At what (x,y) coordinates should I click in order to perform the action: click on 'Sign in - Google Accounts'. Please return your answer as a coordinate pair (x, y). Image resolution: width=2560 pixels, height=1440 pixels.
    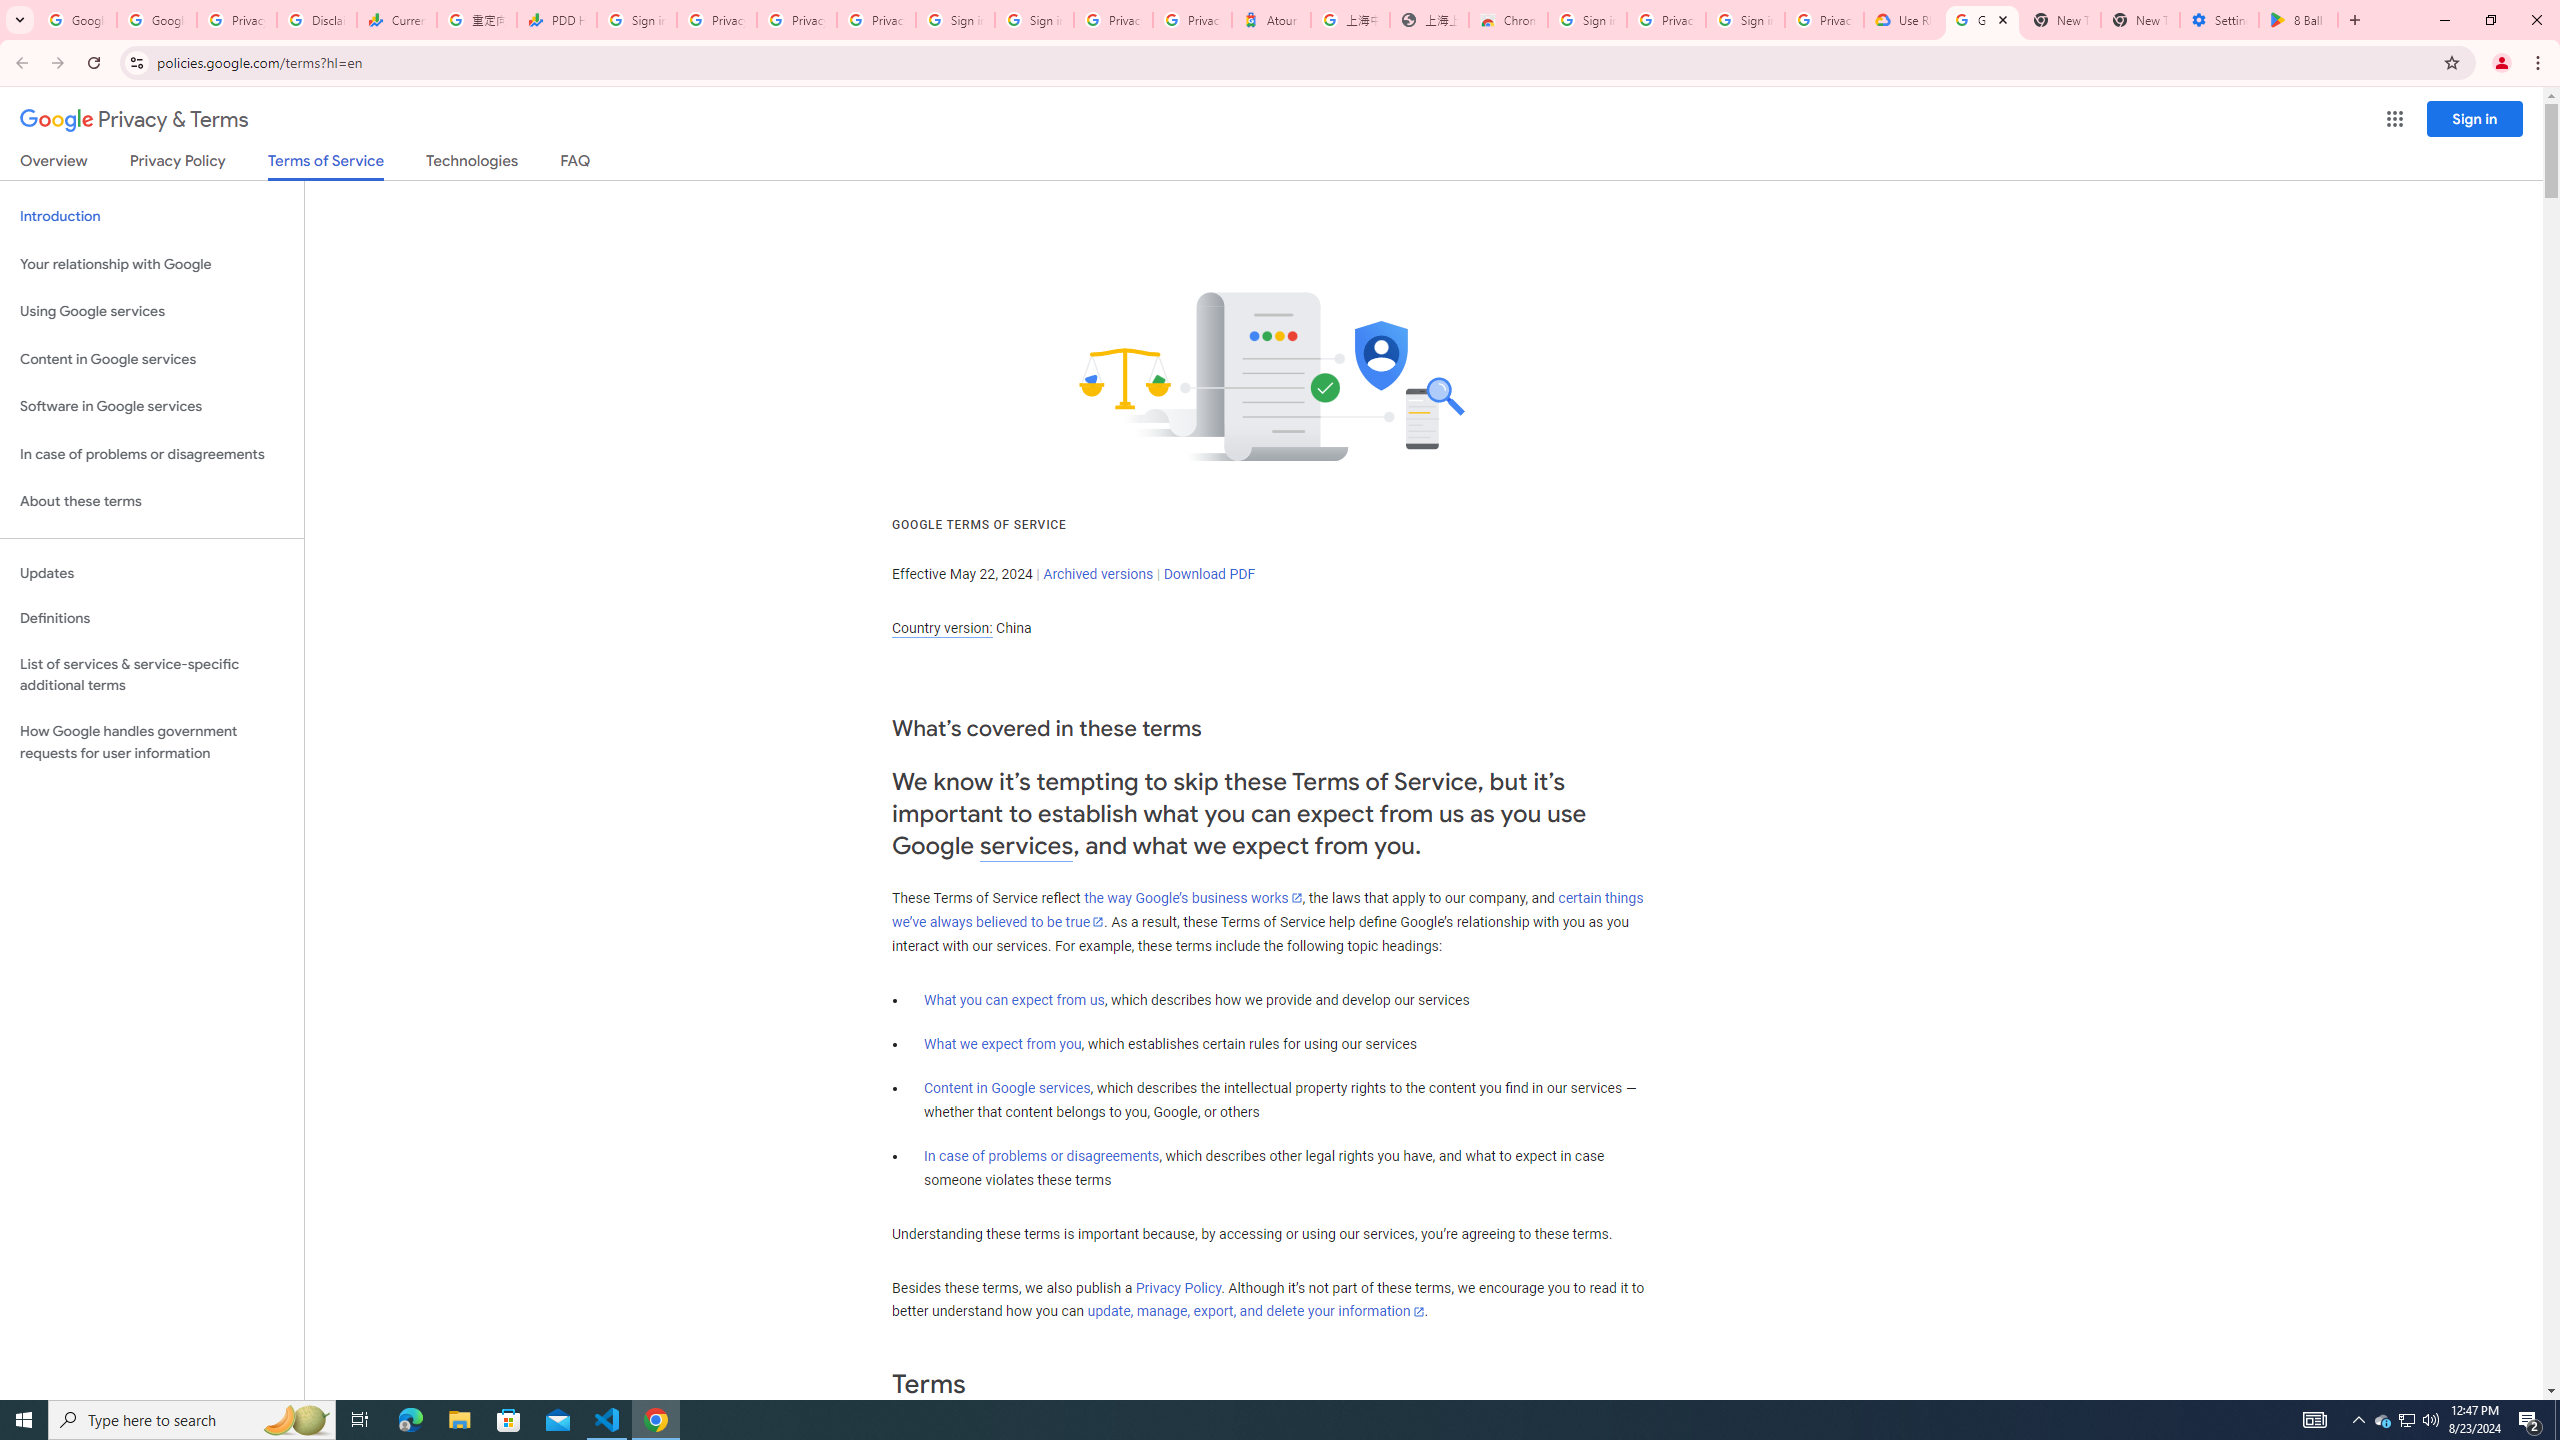
    Looking at the image, I should click on (1034, 19).